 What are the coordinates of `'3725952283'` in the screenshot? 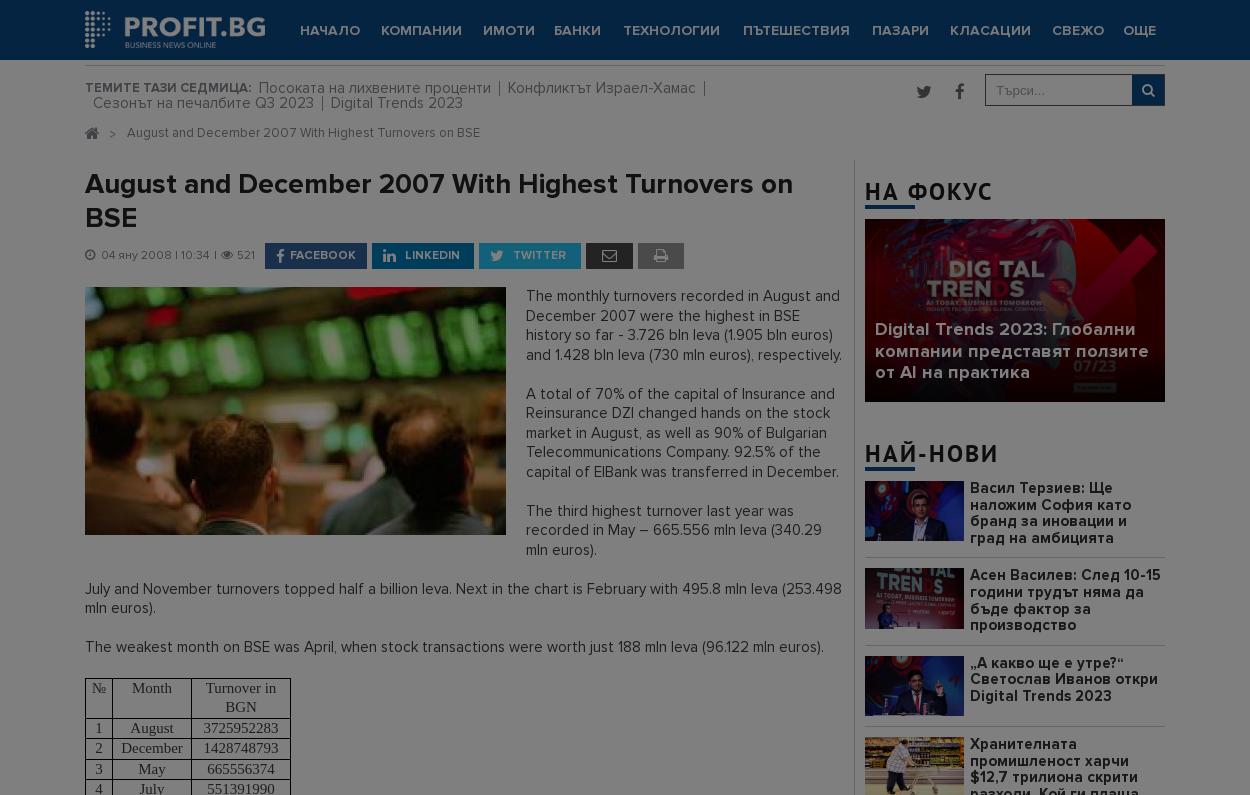 It's located at (202, 726).